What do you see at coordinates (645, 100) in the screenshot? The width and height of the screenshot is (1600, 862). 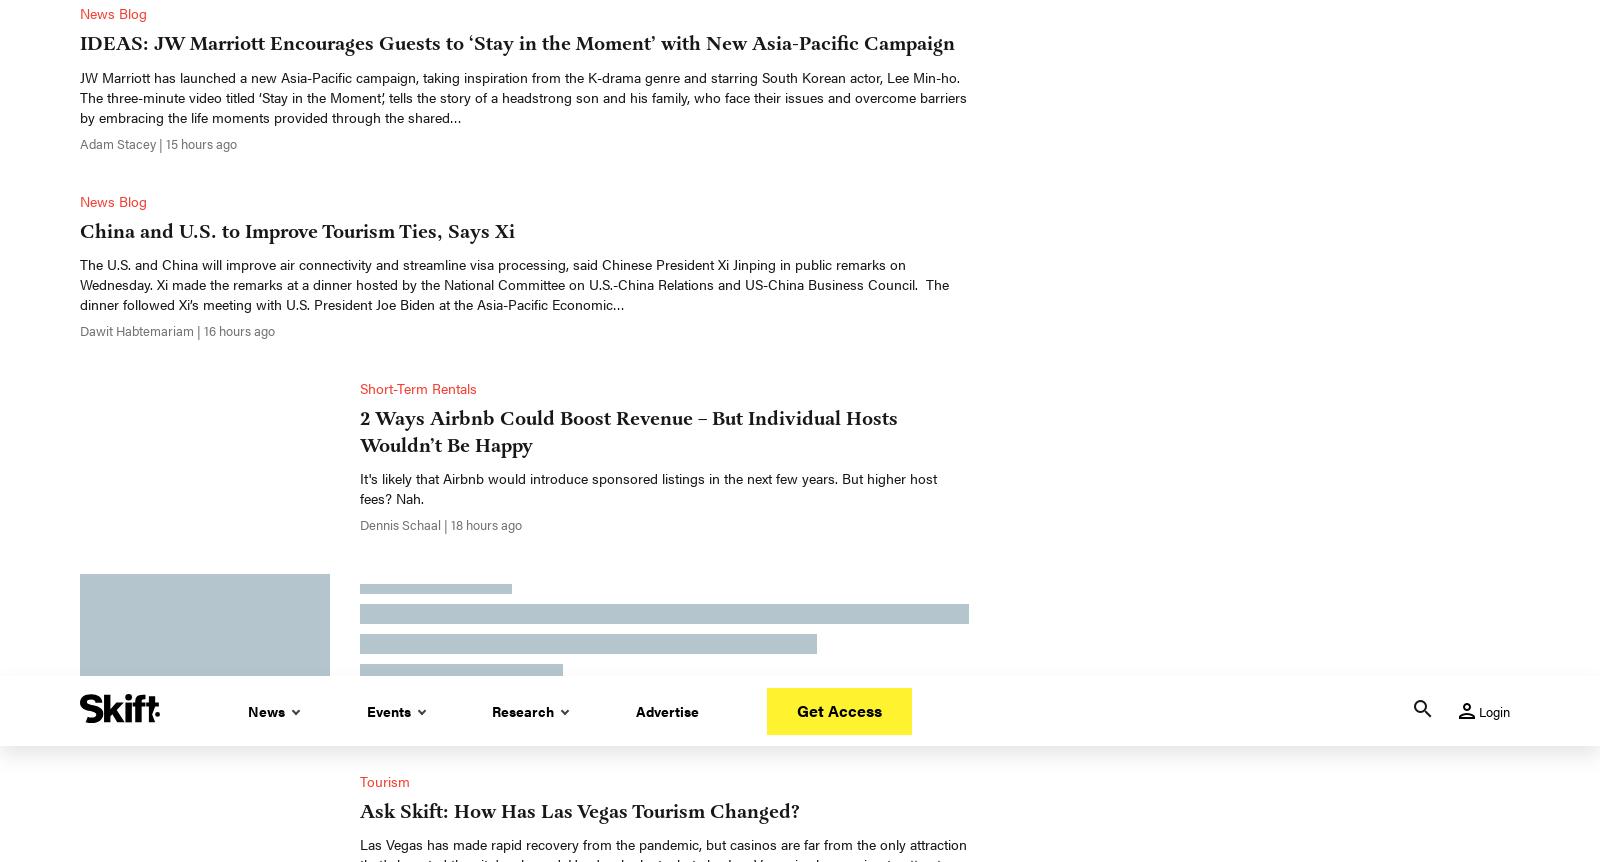 I see `'IHG will franchise a hotel at The Heart Of Europe, with potential for two more hotels at one of Dubai's best-known on-again-off-again tourism projects.'` at bounding box center [645, 100].